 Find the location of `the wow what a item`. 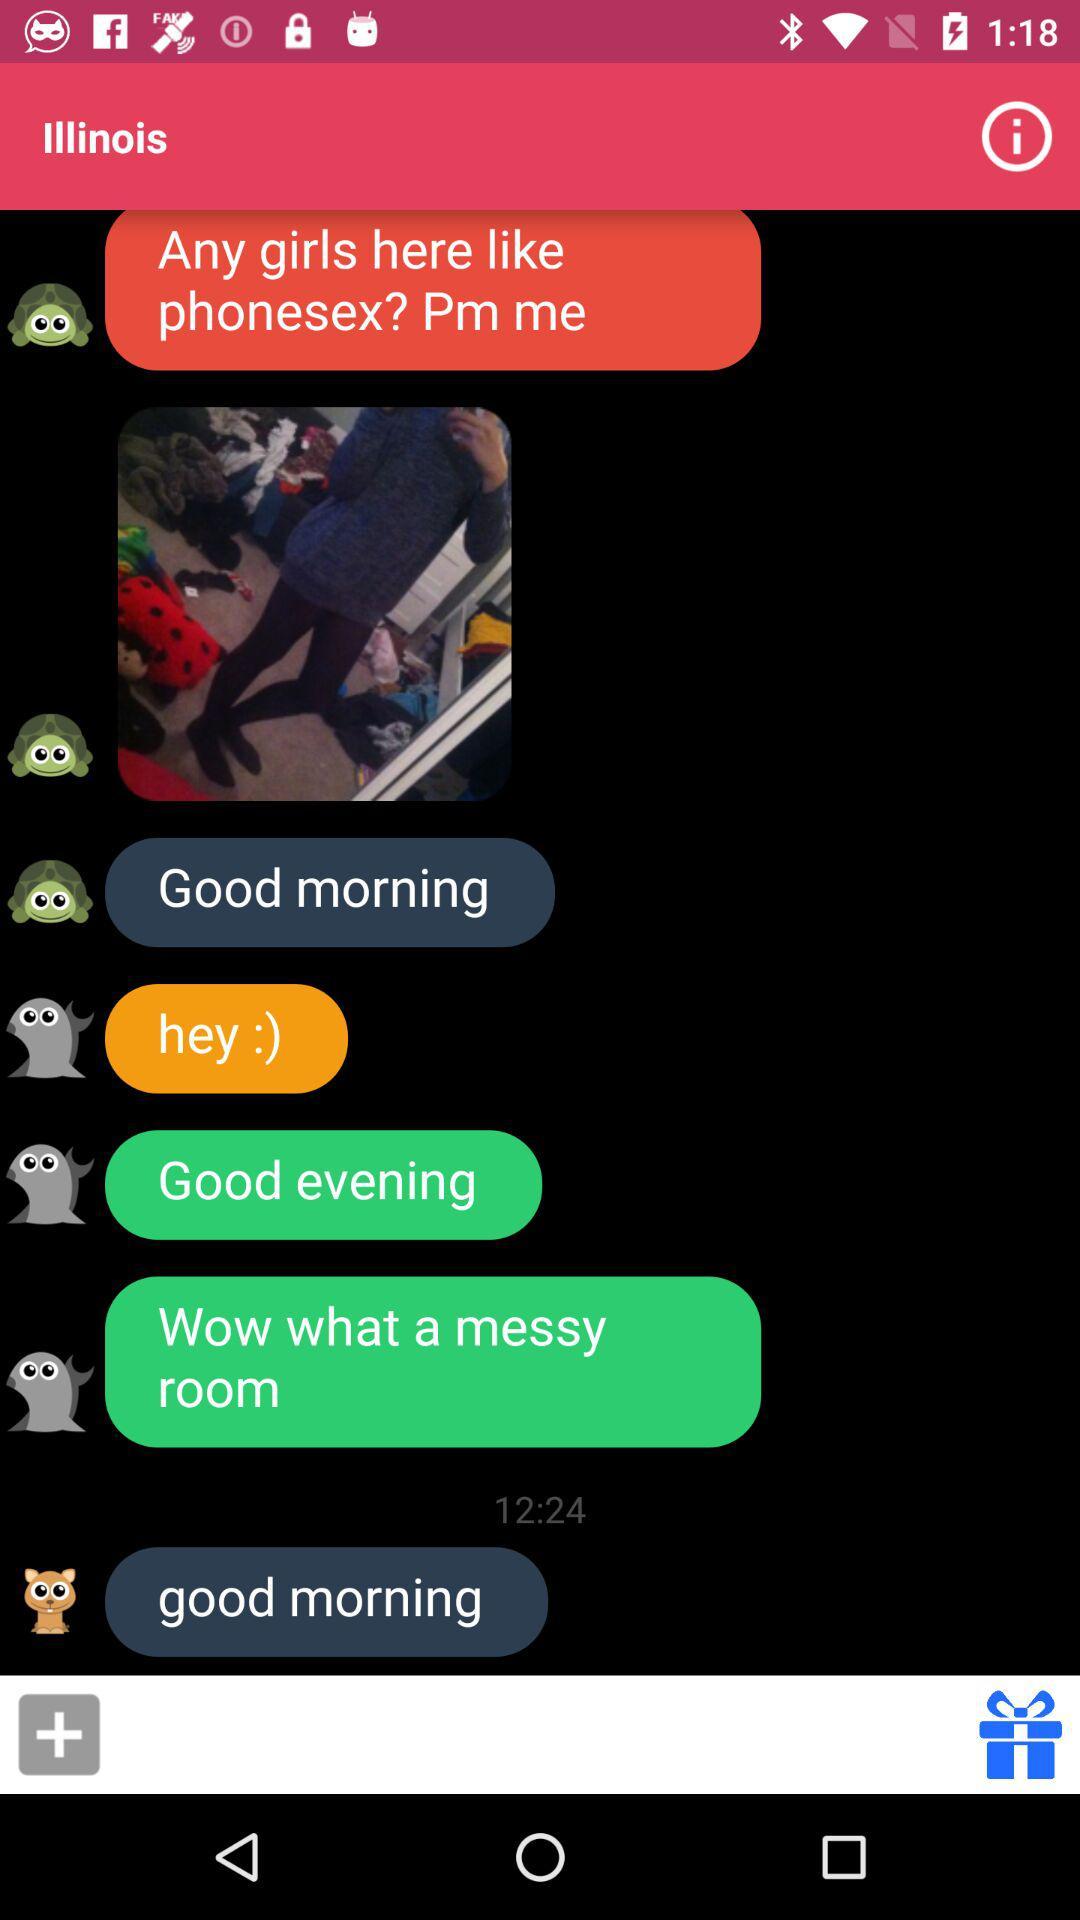

the wow what a item is located at coordinates (432, 1361).